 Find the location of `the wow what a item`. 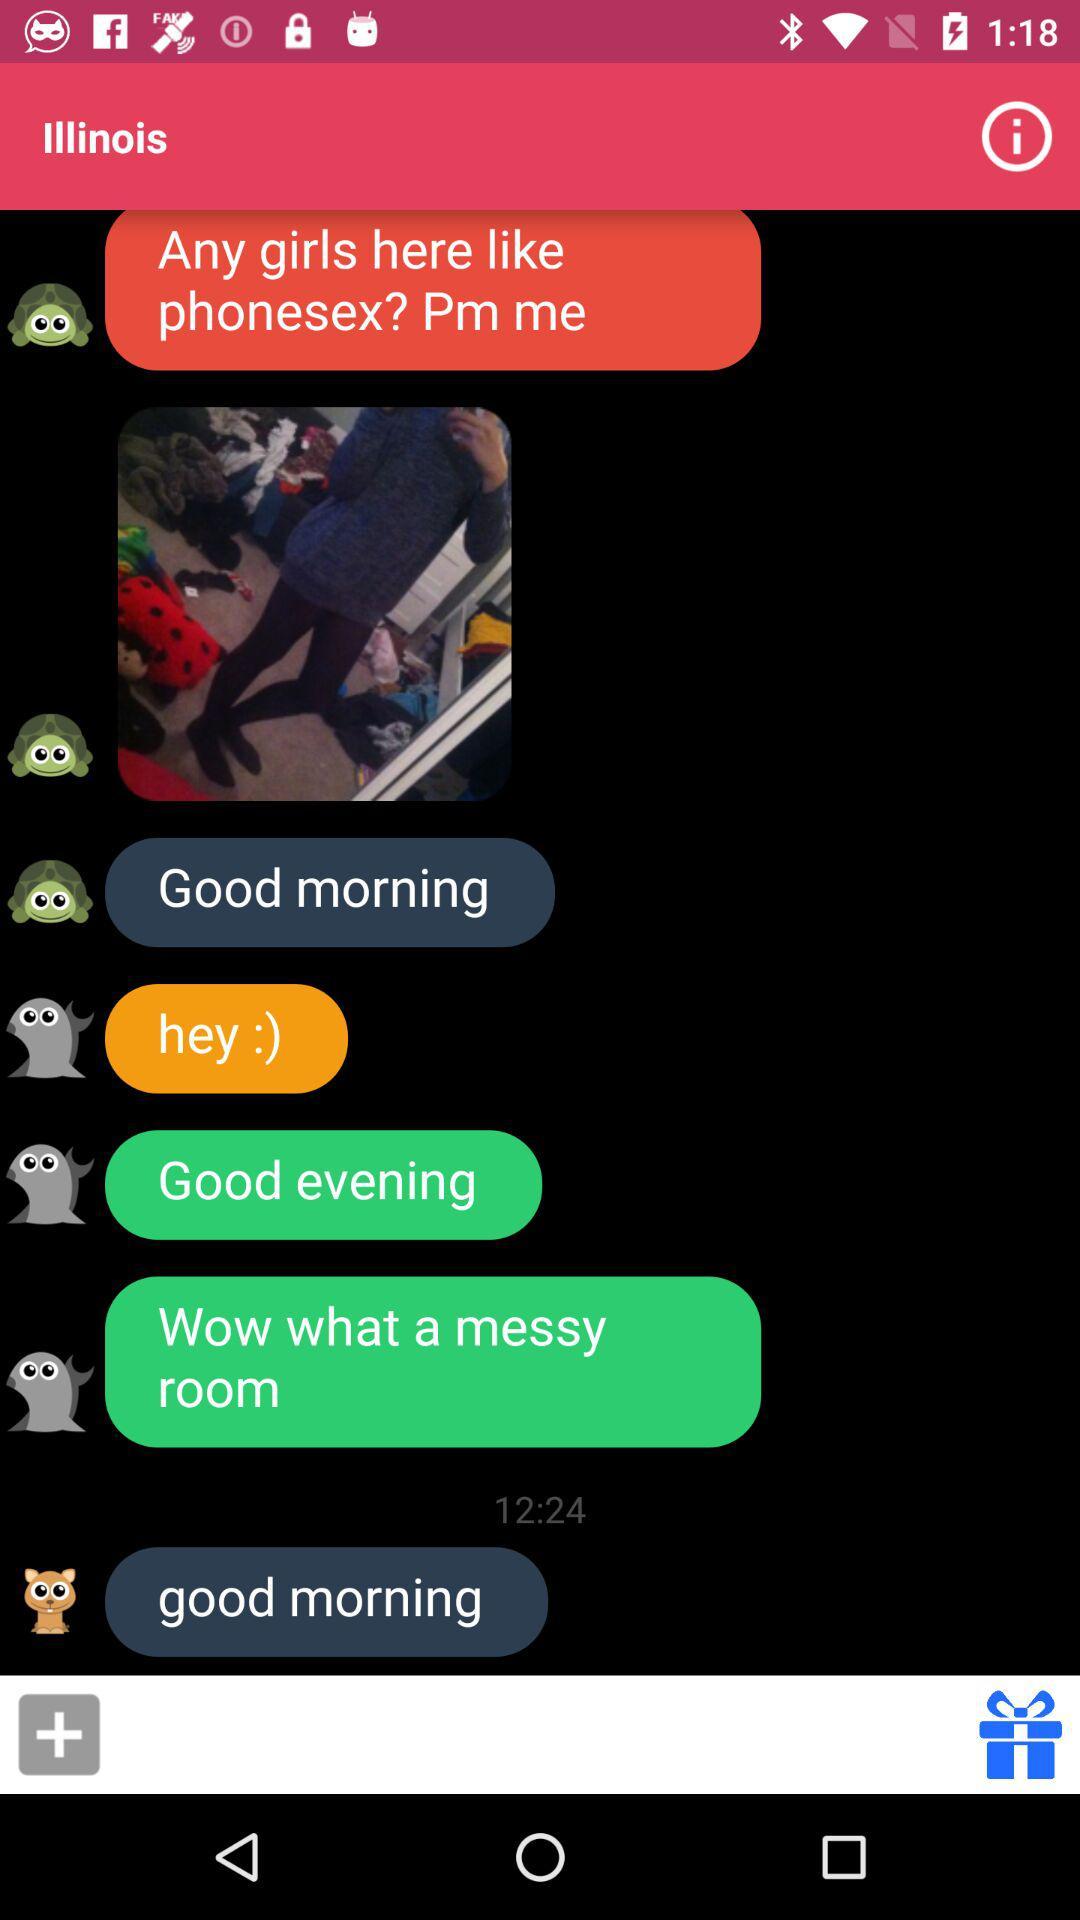

the wow what a item is located at coordinates (432, 1361).